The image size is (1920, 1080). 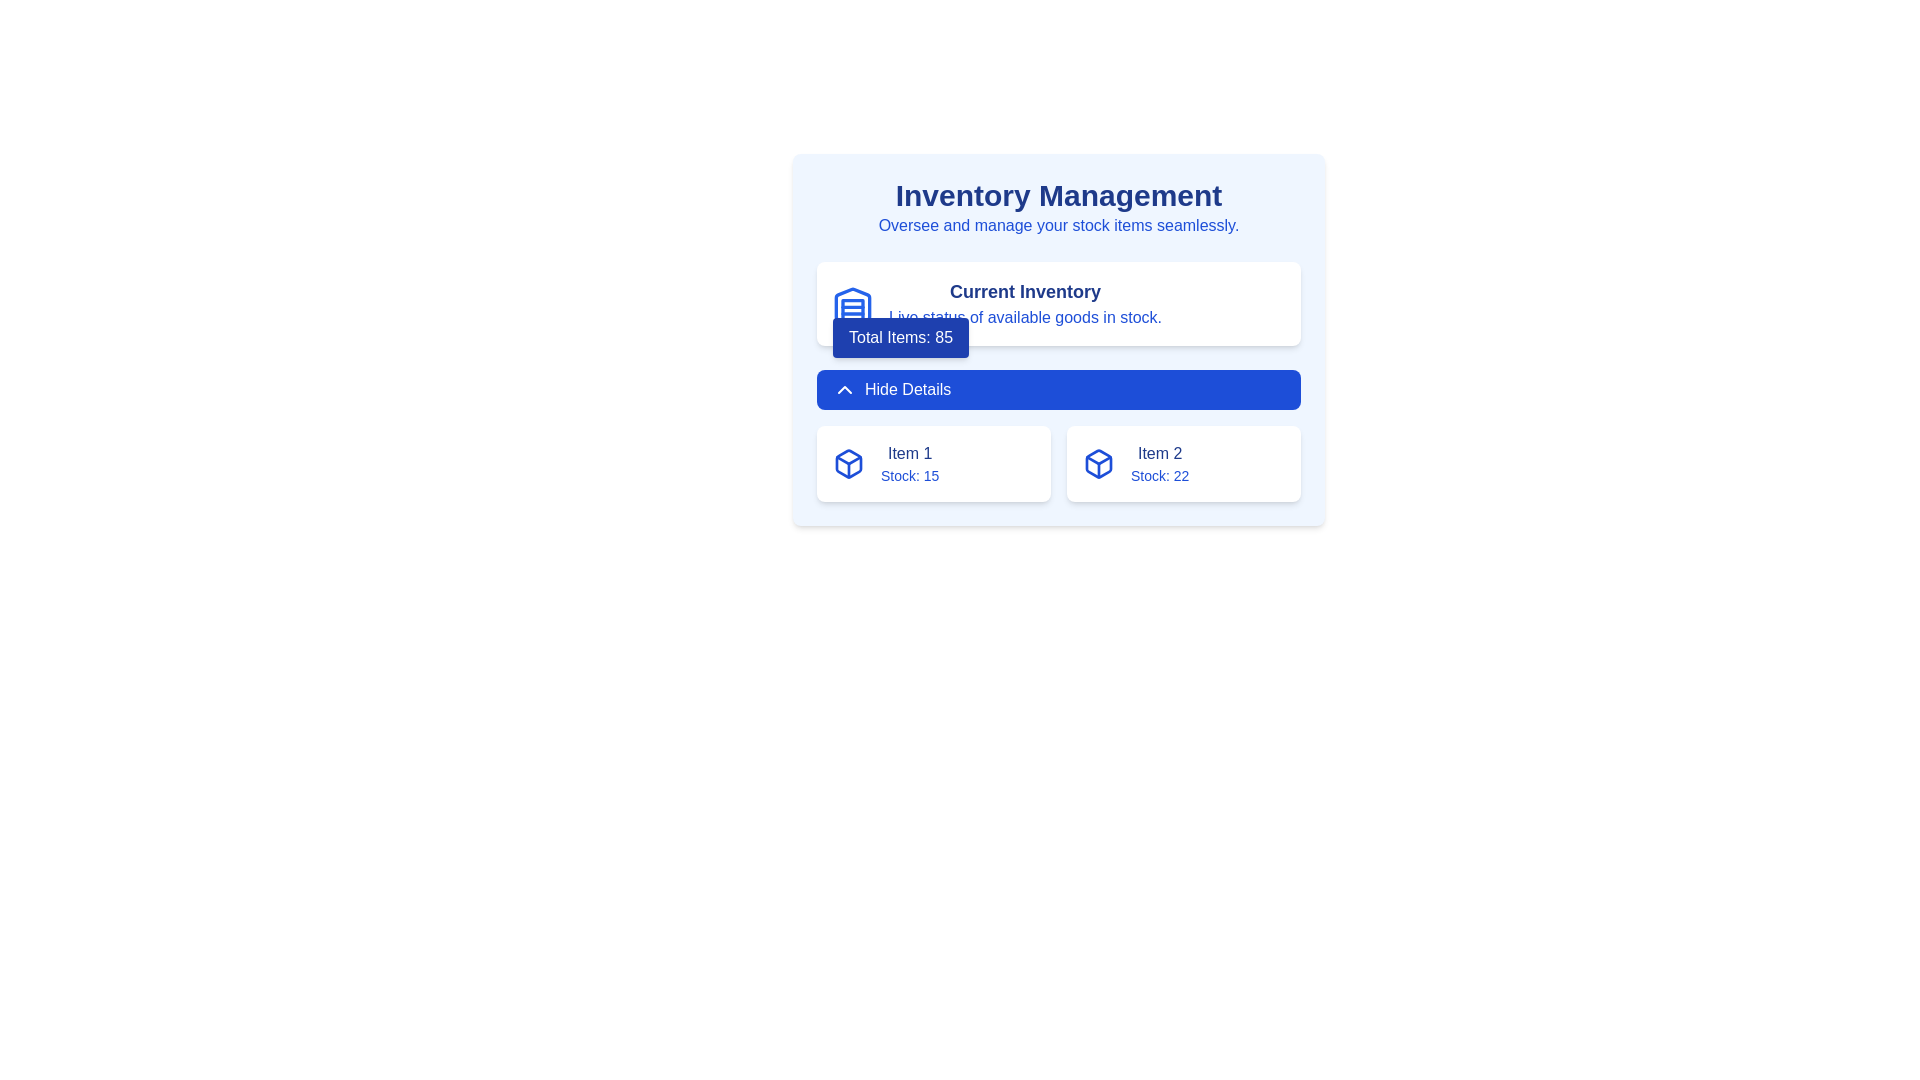 What do you see at coordinates (849, 463) in the screenshot?
I see `the compact blue cube icon to the left of the text 'Item 1 Stock: 15' within its card` at bounding box center [849, 463].